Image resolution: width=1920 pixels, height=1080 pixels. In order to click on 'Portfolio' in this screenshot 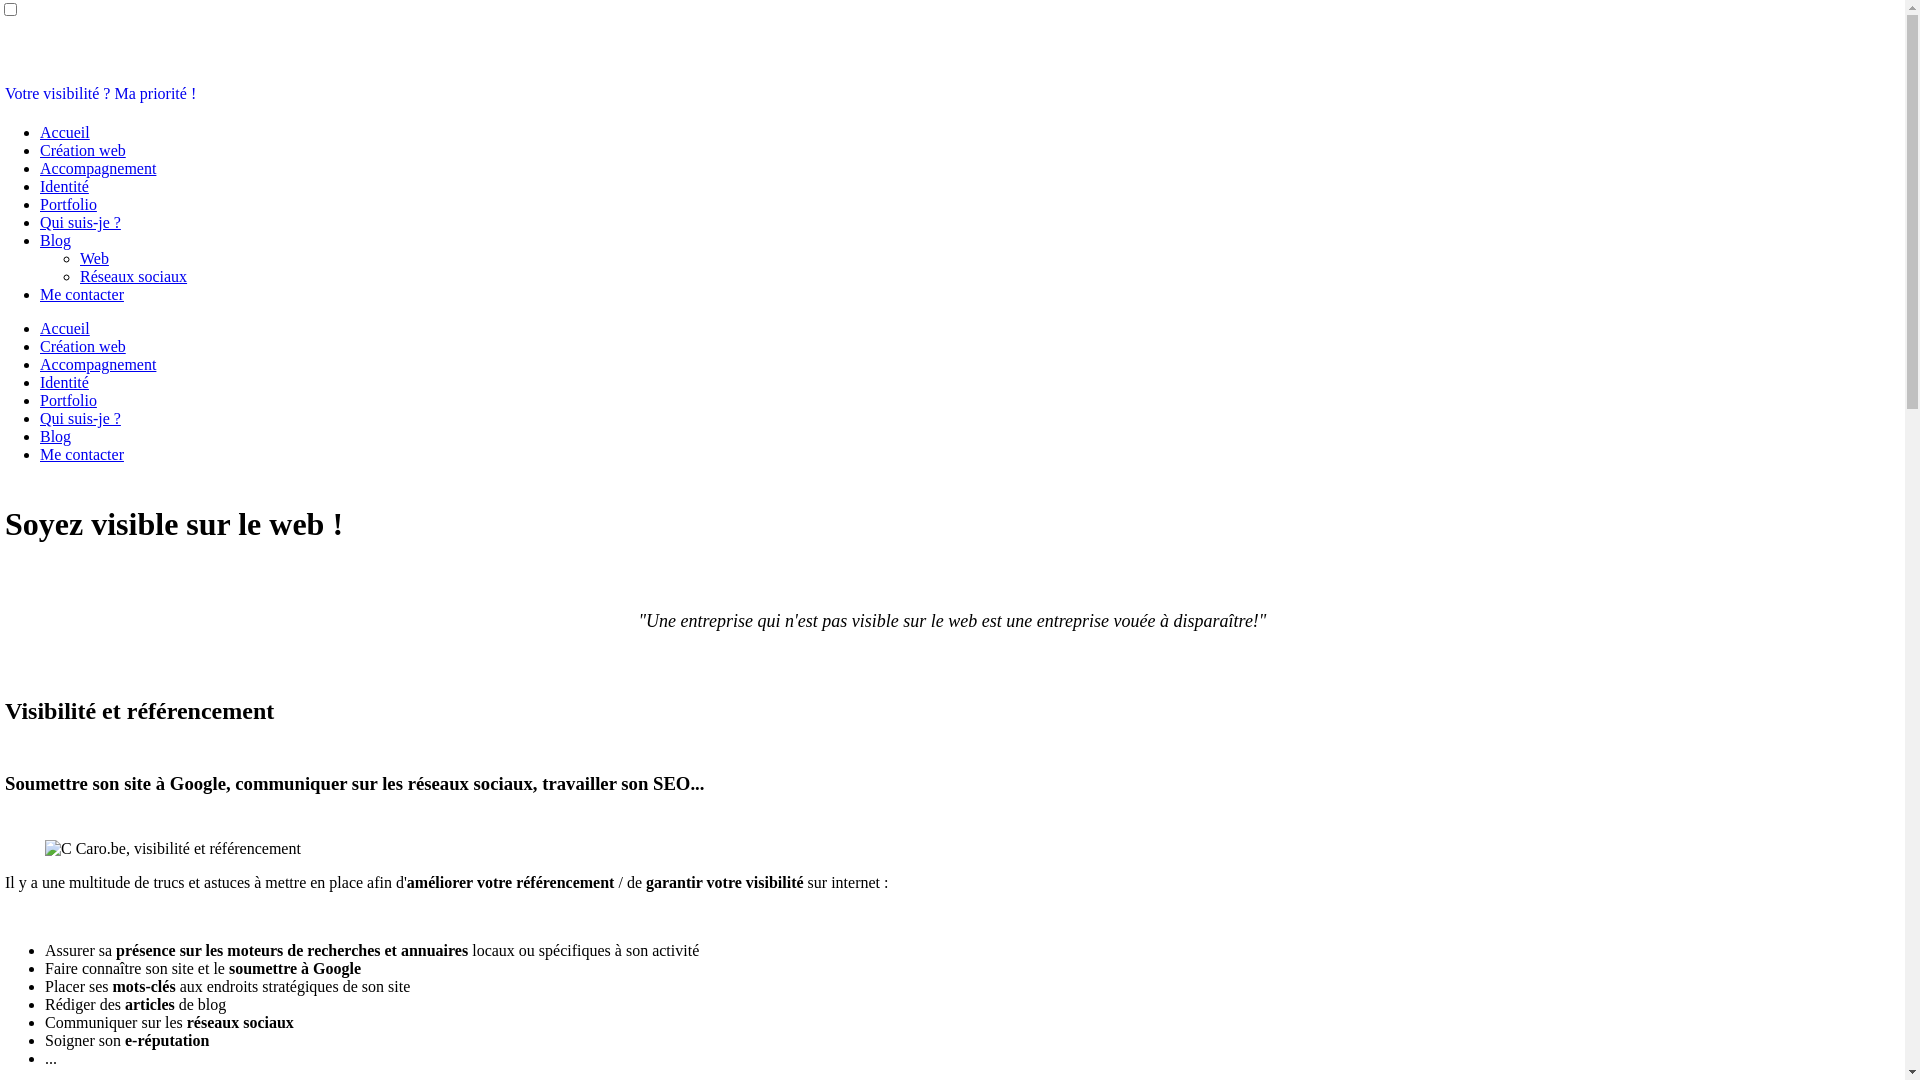, I will do `click(68, 400)`.